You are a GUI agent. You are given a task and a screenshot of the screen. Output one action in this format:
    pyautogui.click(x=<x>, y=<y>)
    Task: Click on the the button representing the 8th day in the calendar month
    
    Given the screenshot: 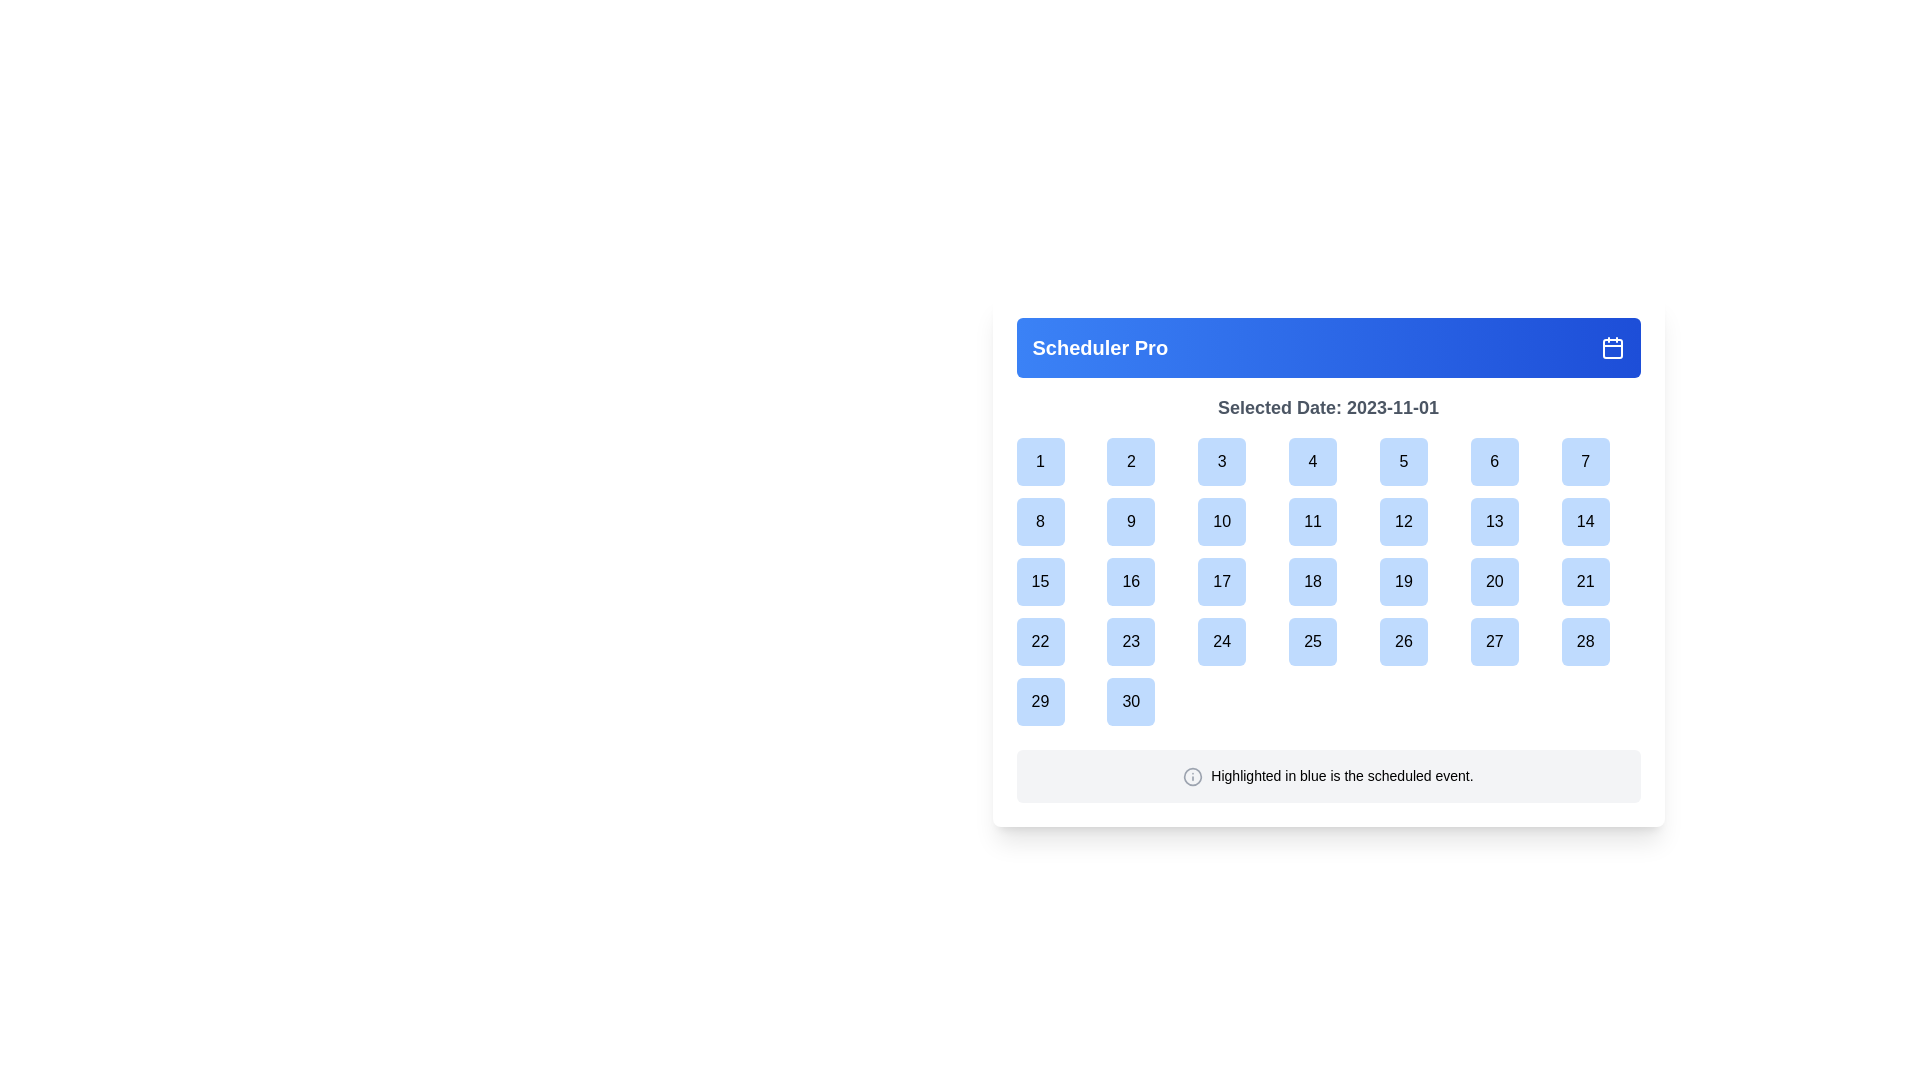 What is the action you would take?
    pyautogui.click(x=1055, y=520)
    